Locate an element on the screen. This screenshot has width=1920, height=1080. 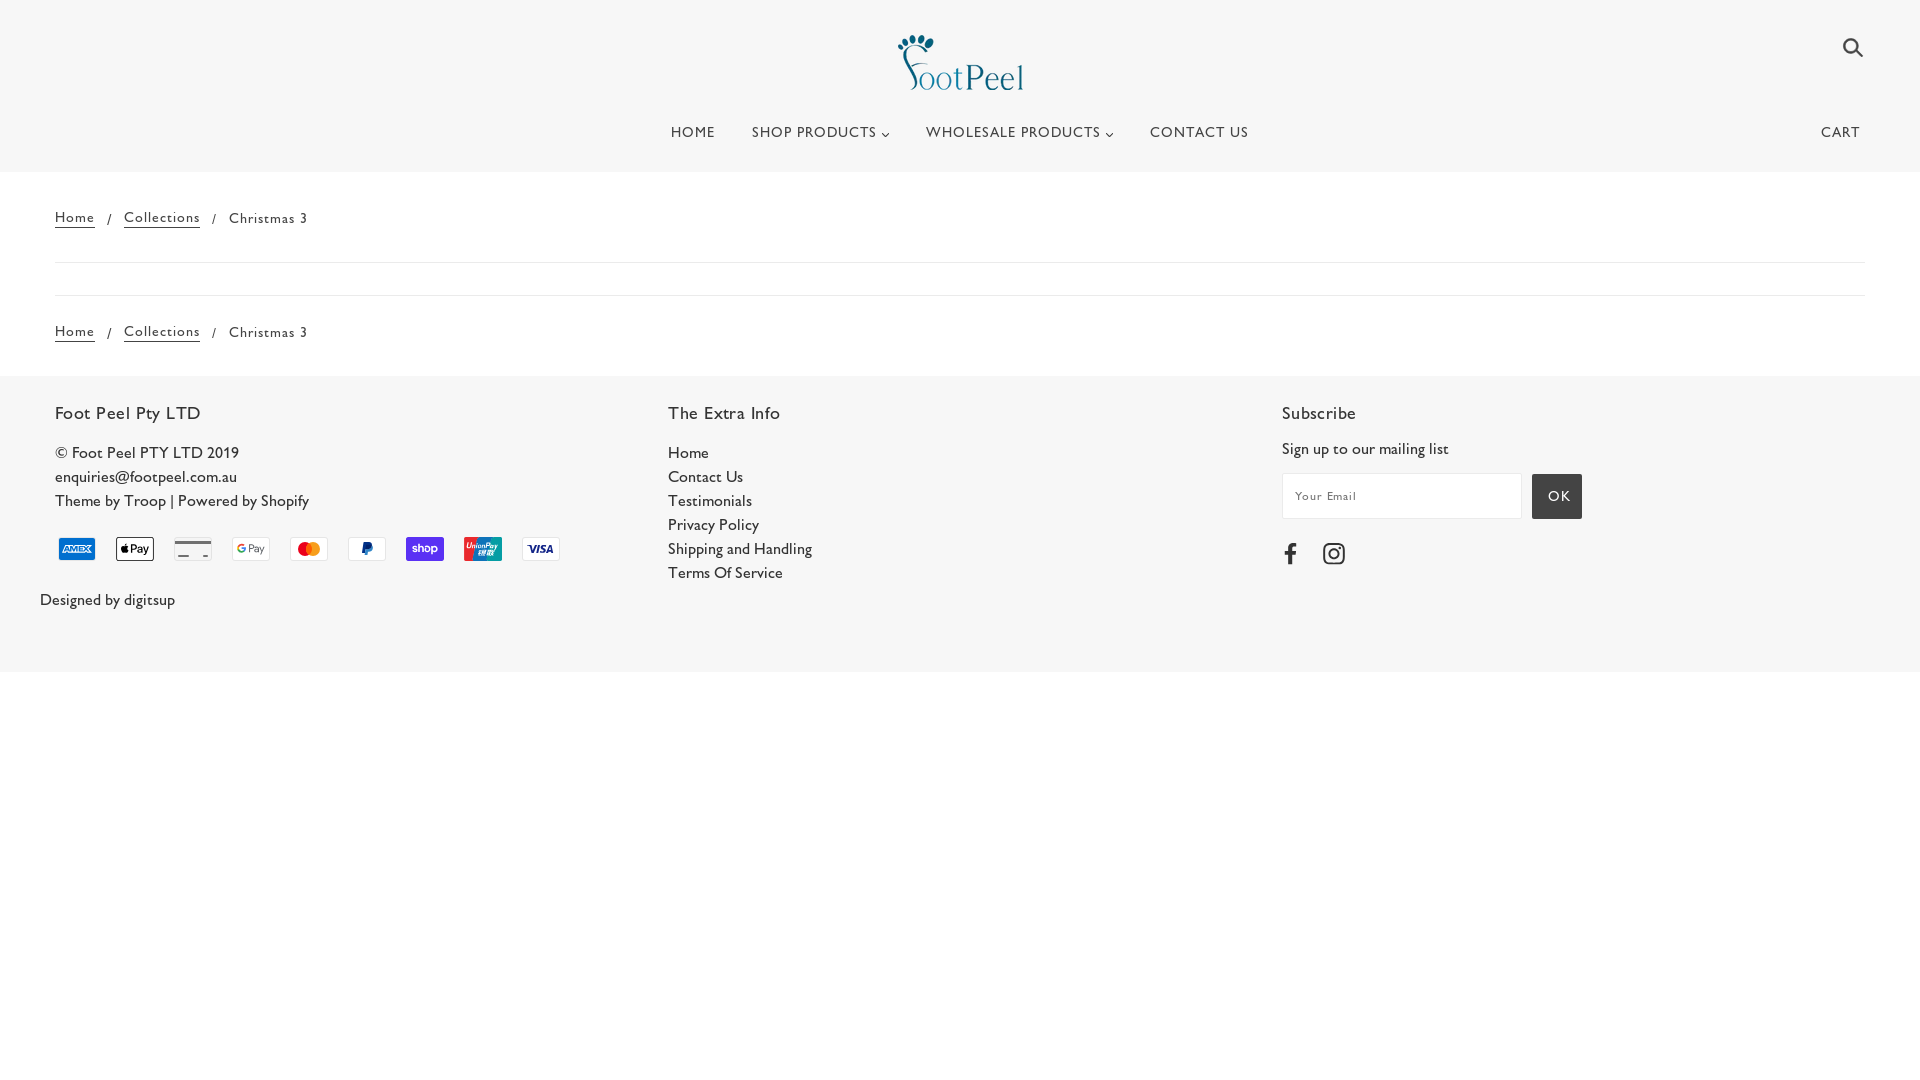
'Terms Of Service' is located at coordinates (724, 572).